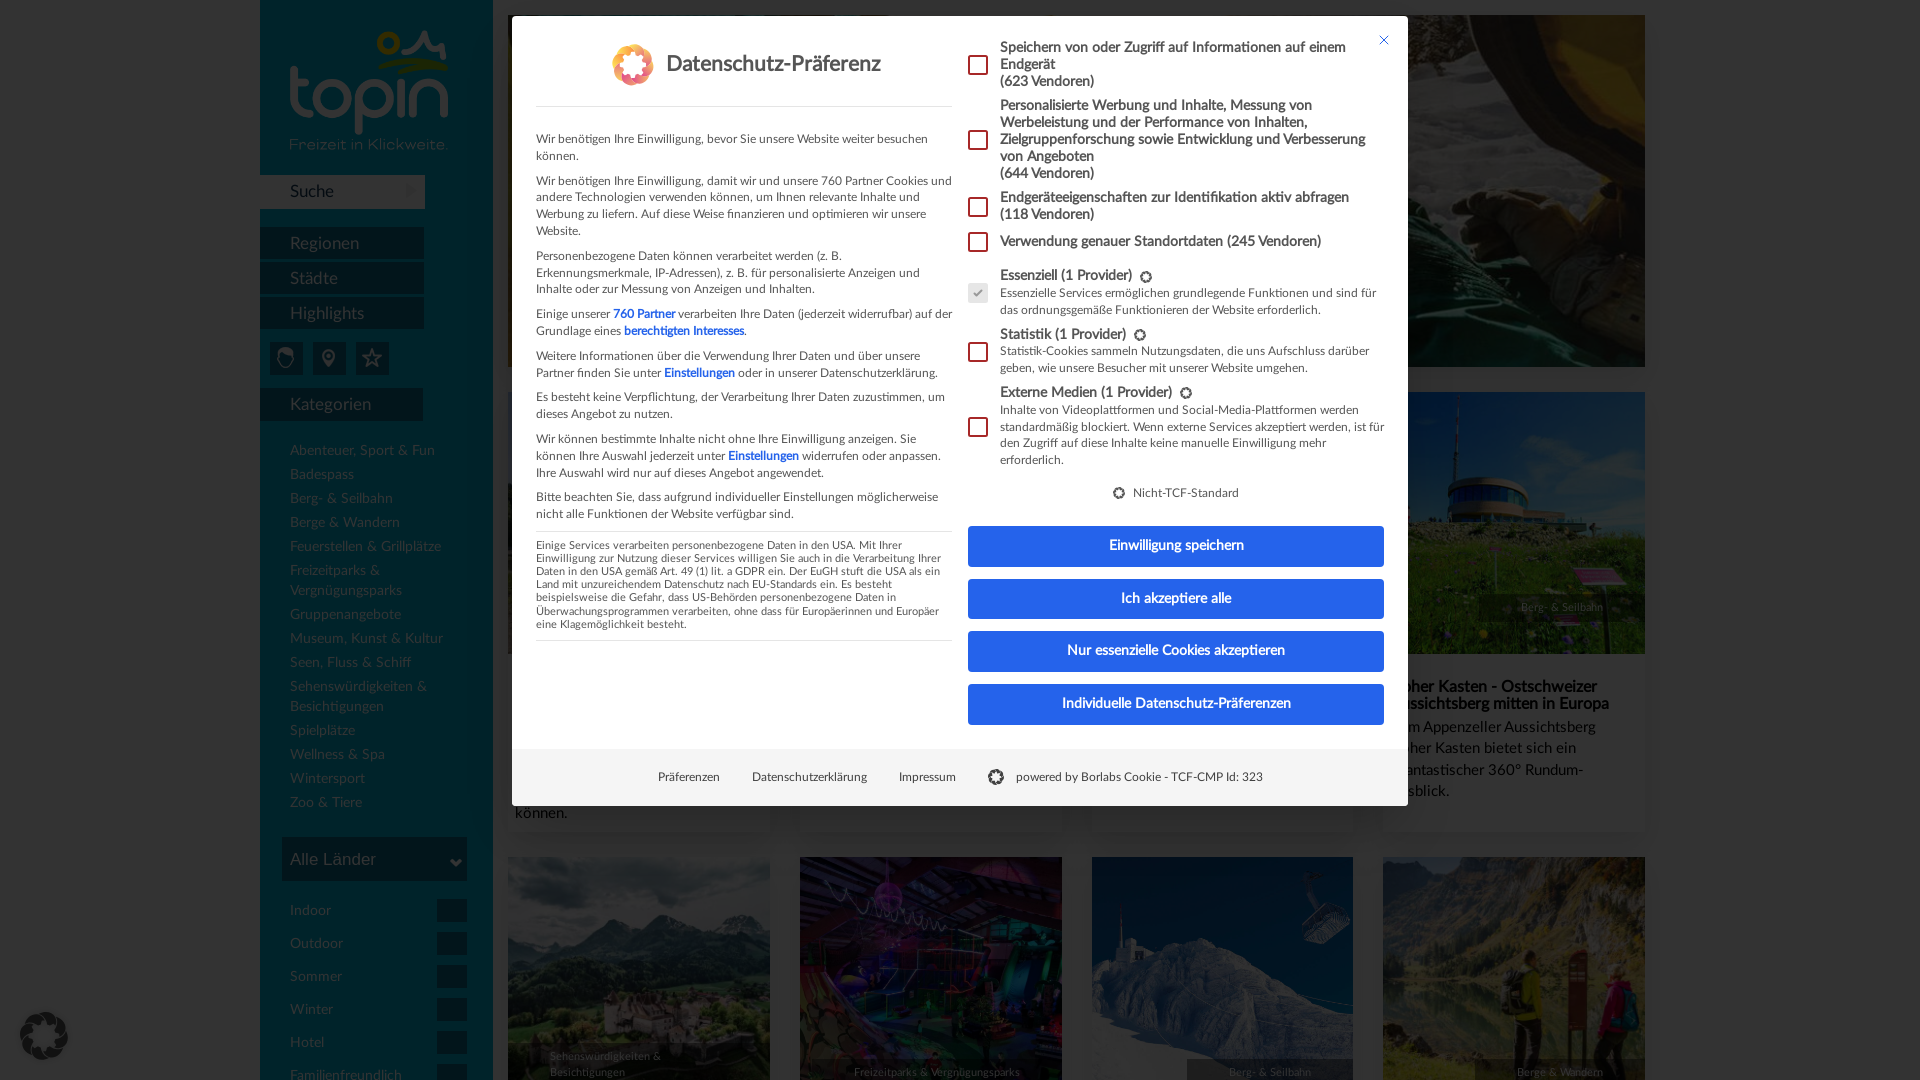 The image size is (1920, 1080). What do you see at coordinates (382, 477) in the screenshot?
I see `'Badespass'` at bounding box center [382, 477].